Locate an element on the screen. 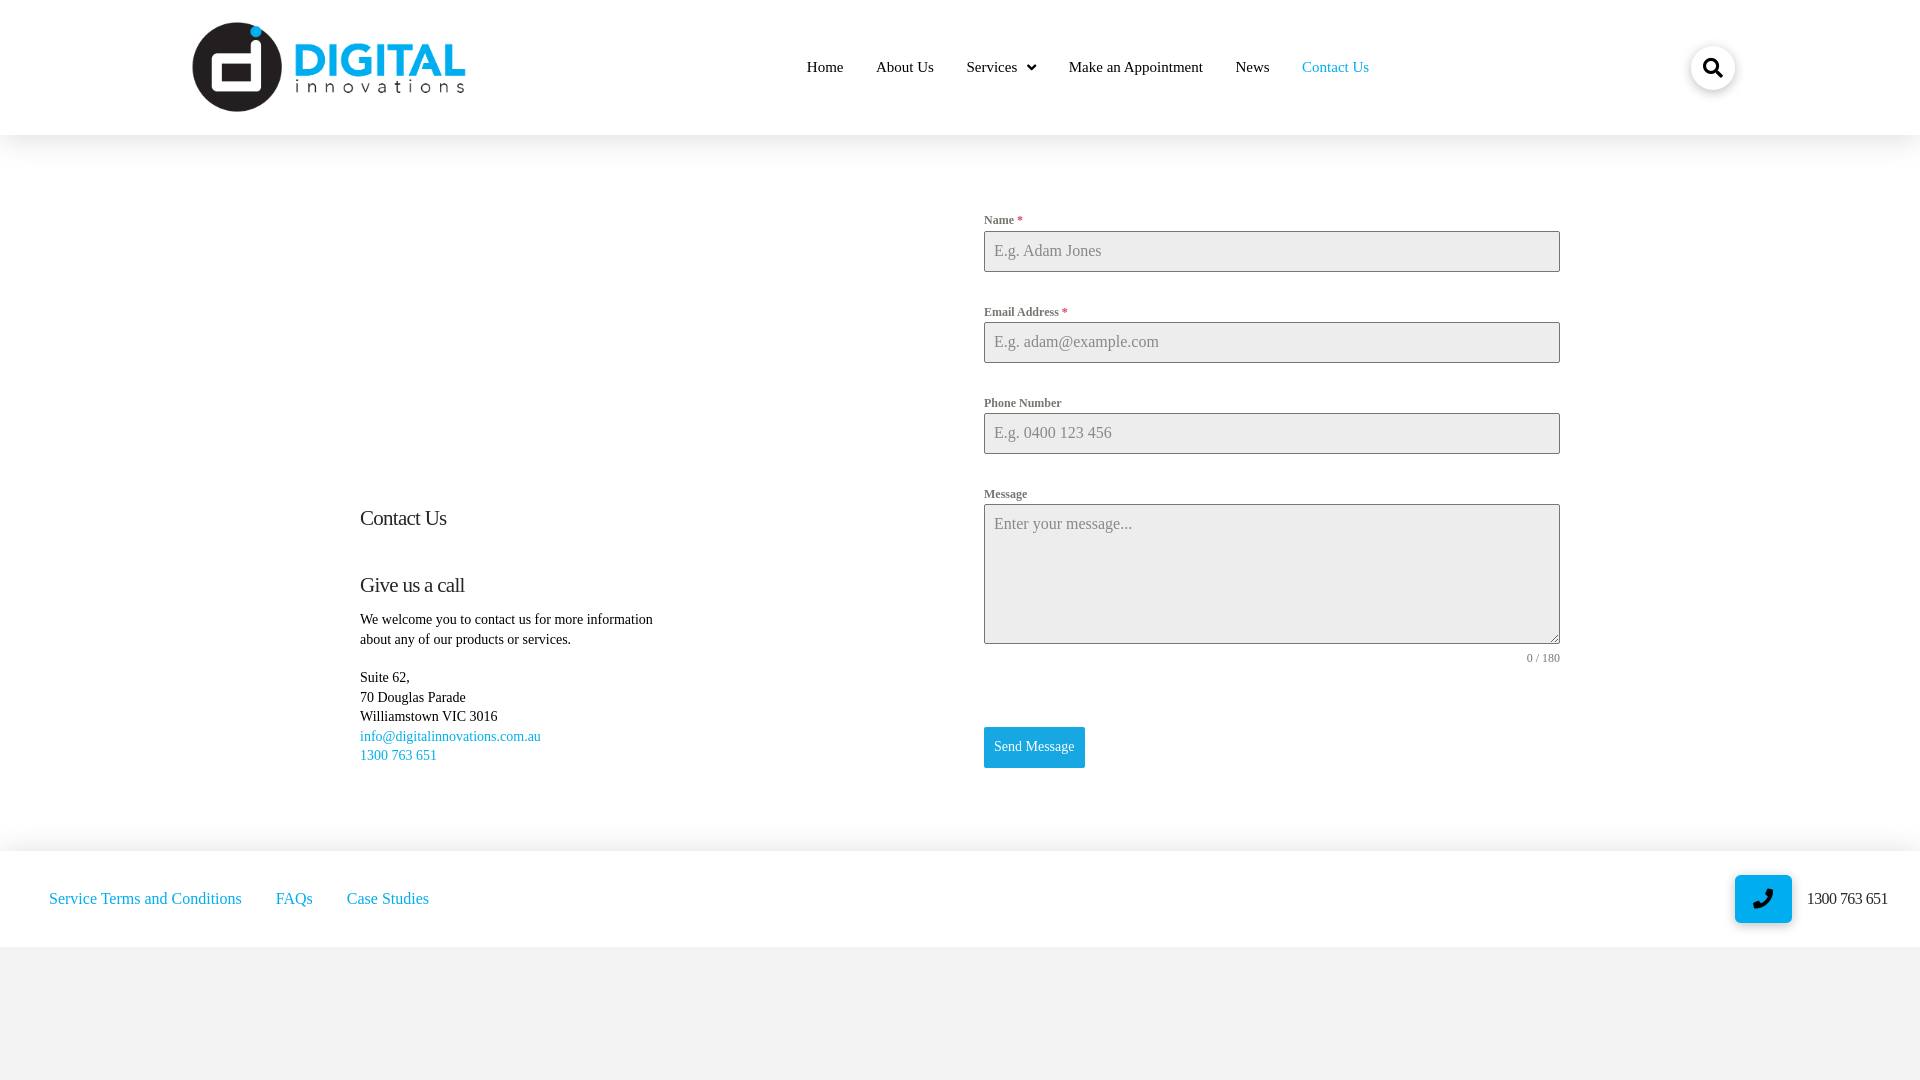 The image size is (1920, 1080). 'Send Message' is located at coordinates (983, 747).